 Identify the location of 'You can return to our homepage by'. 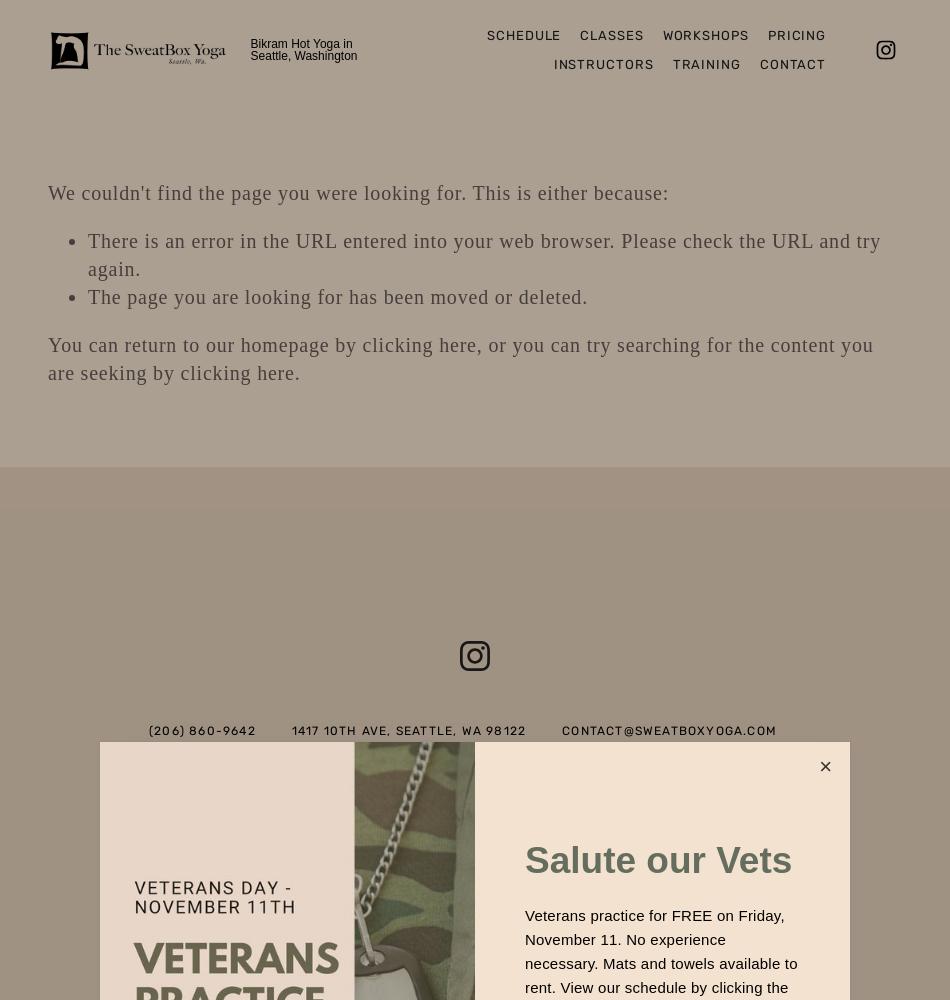
(205, 344).